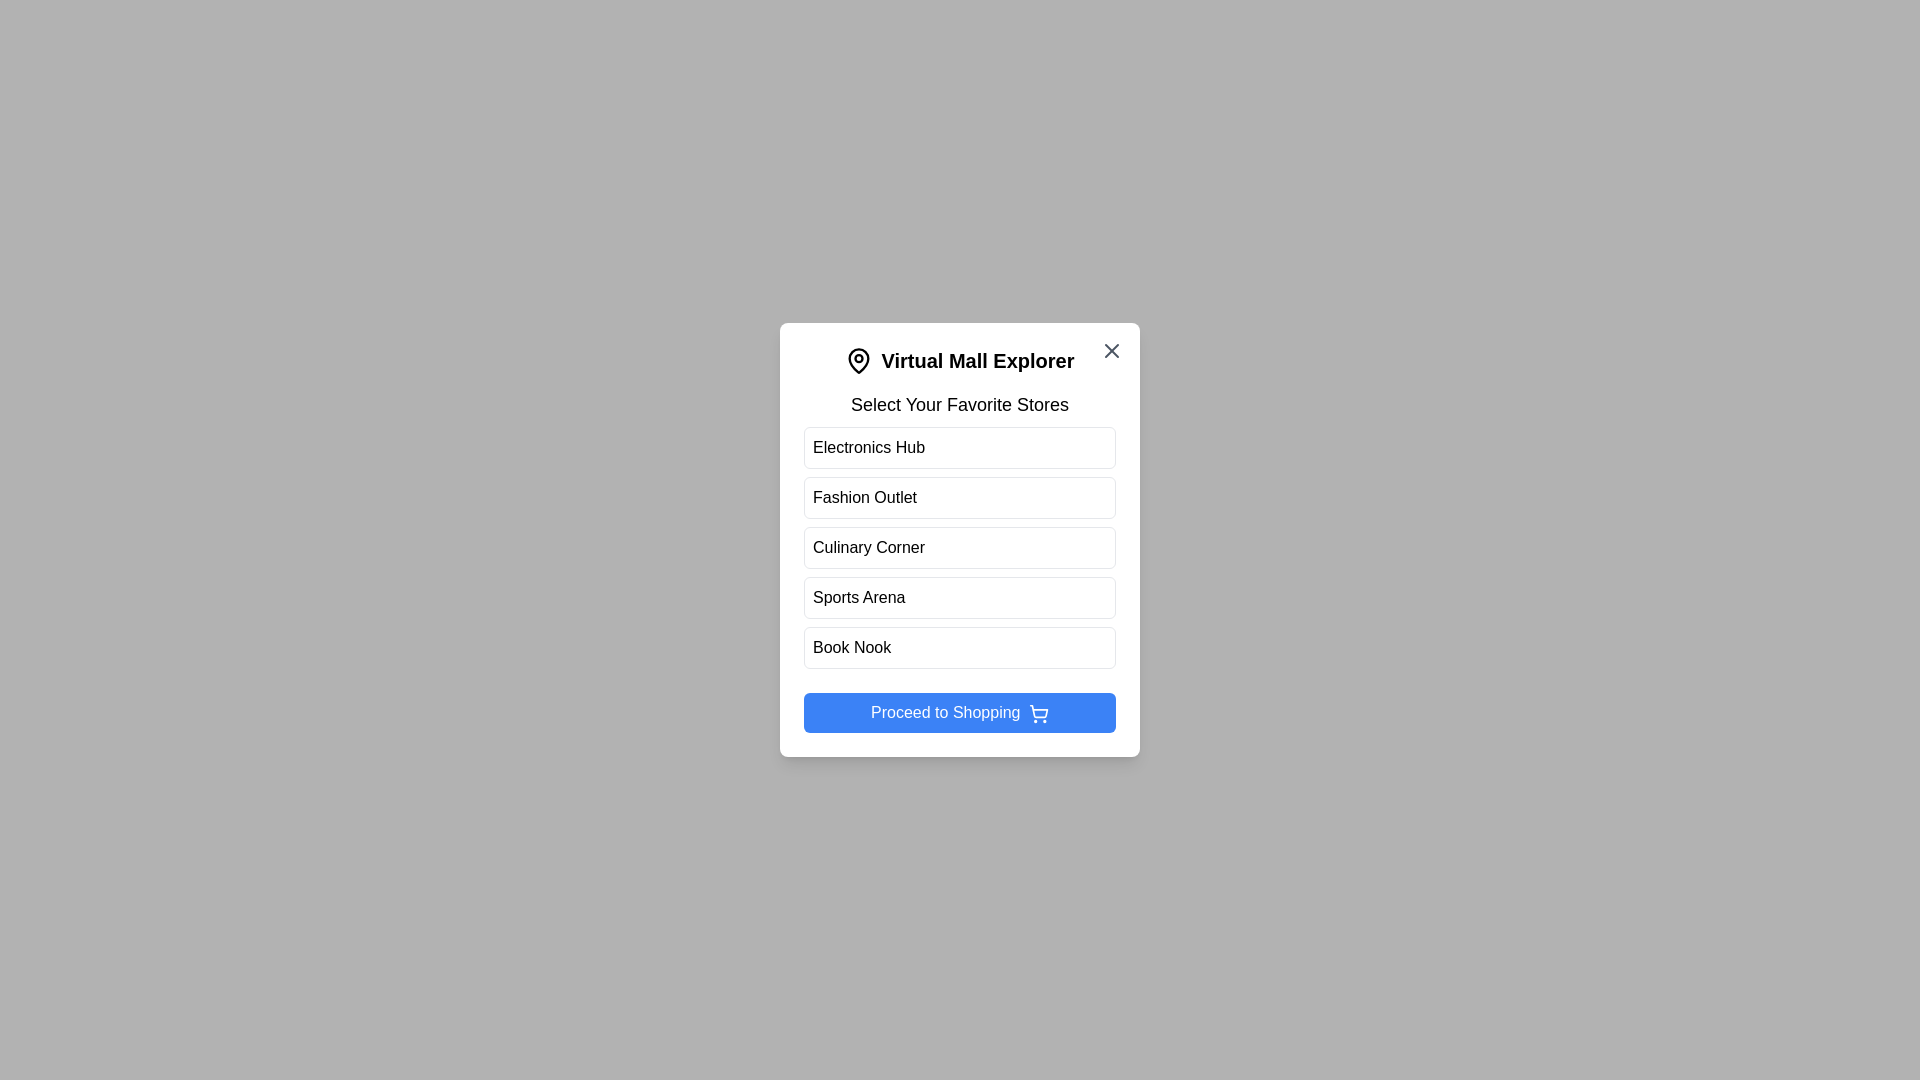  What do you see at coordinates (1038, 710) in the screenshot?
I see `the shopping cart decorative icon located near the right edge of the 'Proceed to Shopping' blue button at the bottom of the modal interface` at bounding box center [1038, 710].